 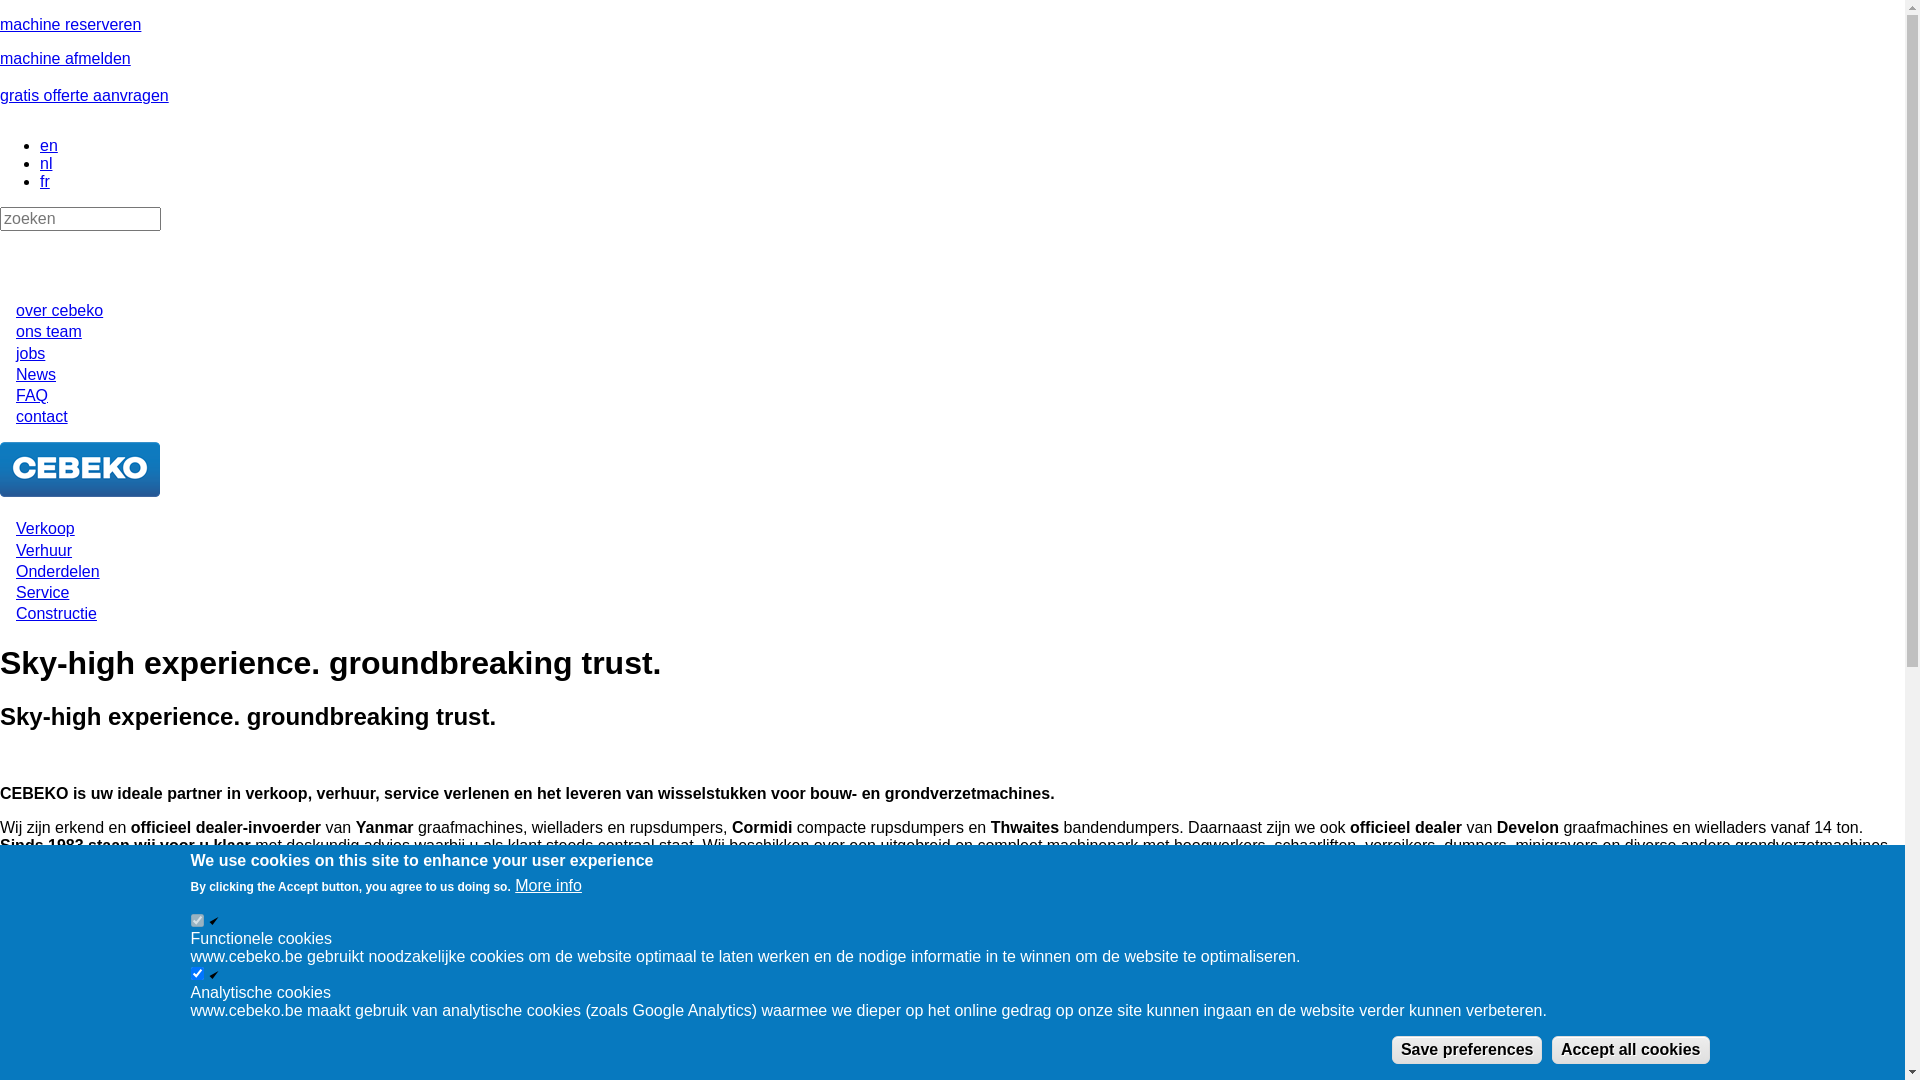 What do you see at coordinates (1550, 1048) in the screenshot?
I see `'Accept all cookies'` at bounding box center [1550, 1048].